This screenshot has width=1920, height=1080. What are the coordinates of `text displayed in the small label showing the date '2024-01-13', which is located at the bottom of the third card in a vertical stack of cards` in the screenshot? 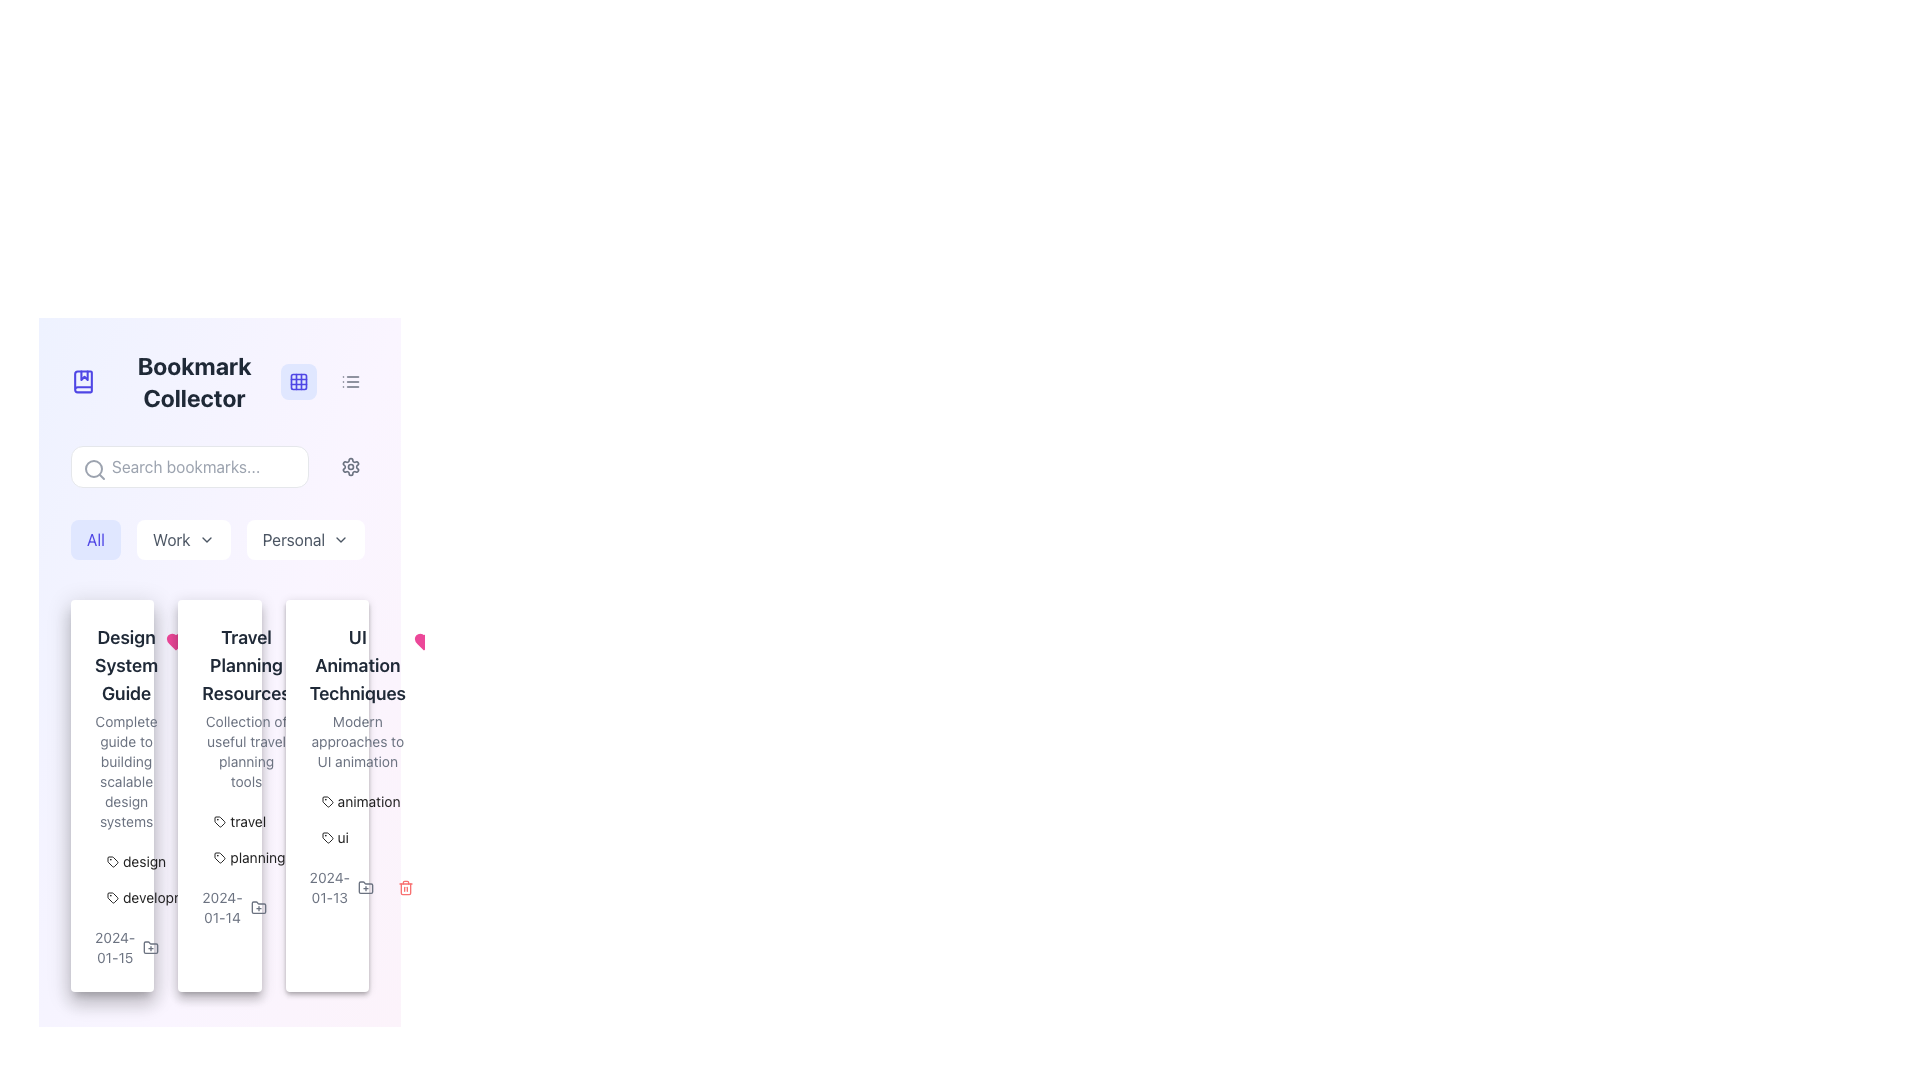 It's located at (329, 886).